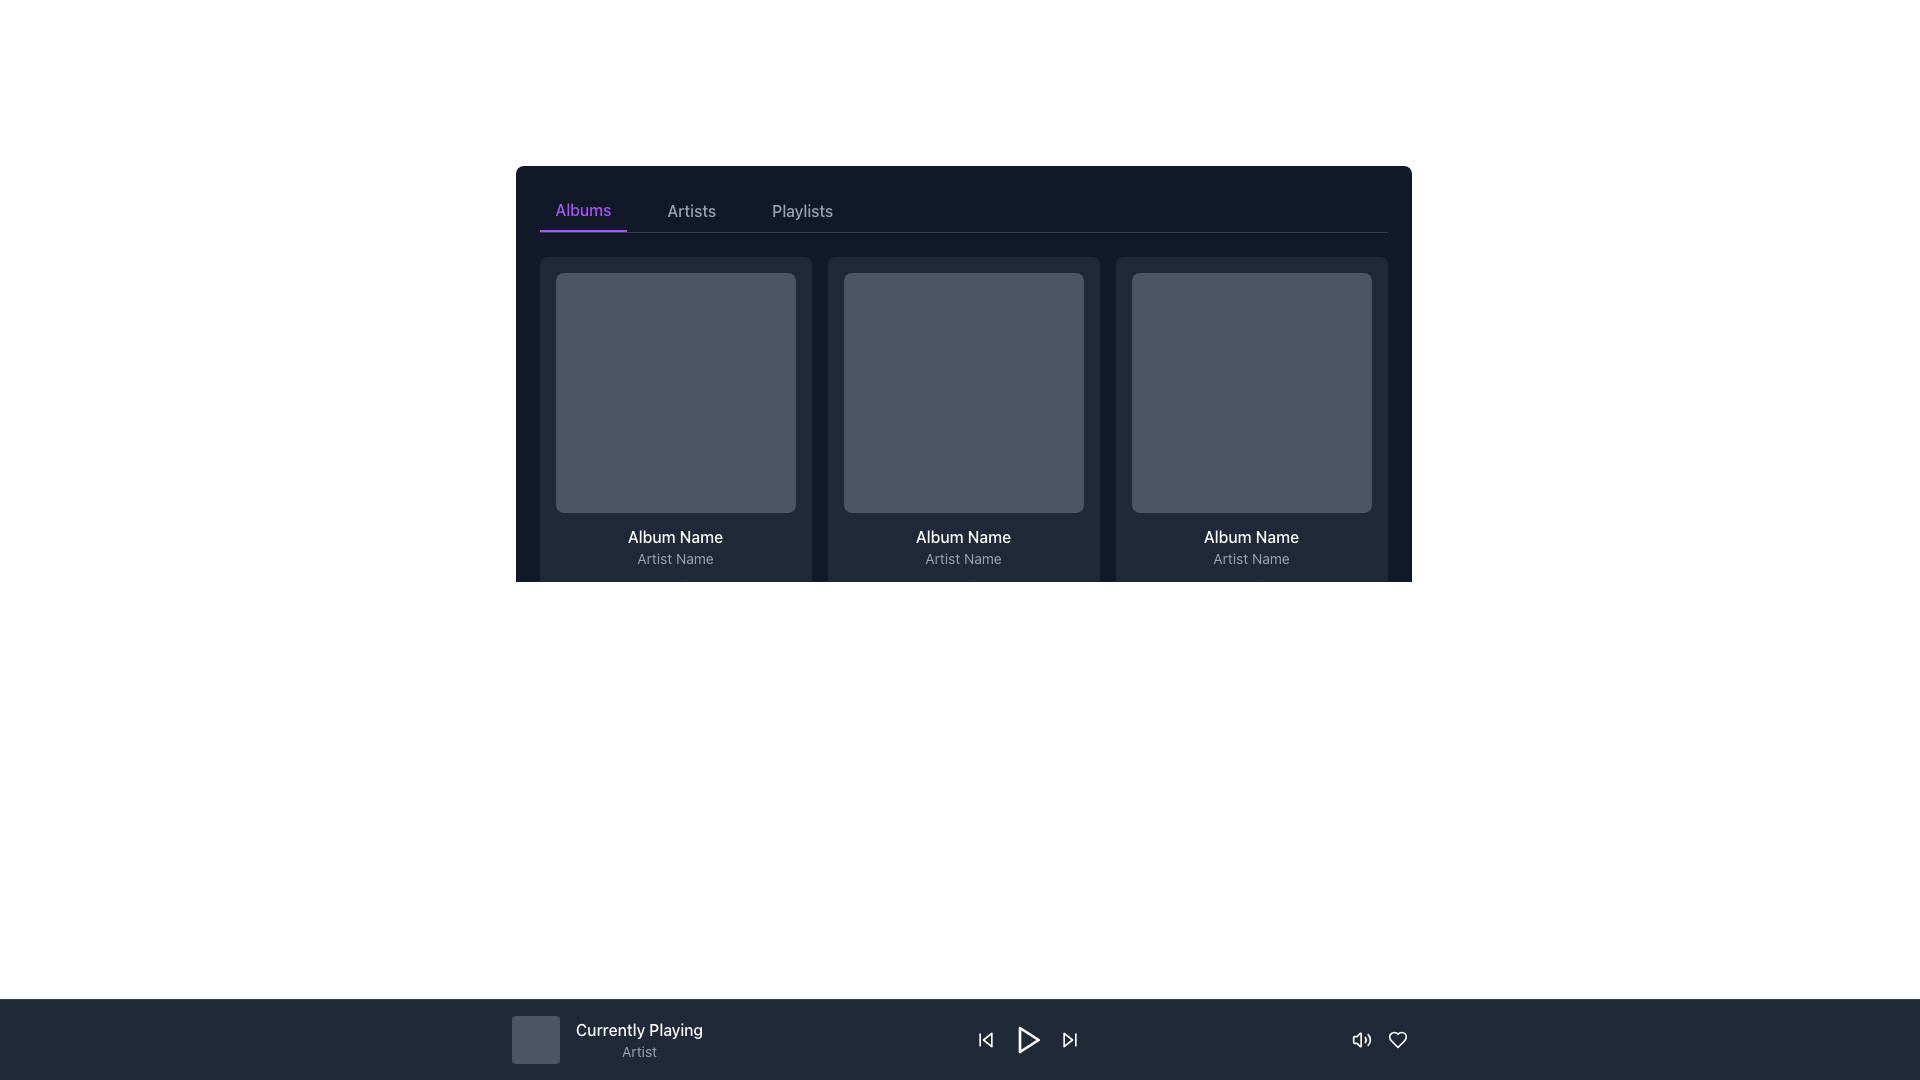 Image resolution: width=1920 pixels, height=1080 pixels. I want to click on the Text Label that displays the name or title of the album, located below the square thumbnail image in the middle card of a horizontally-aligned group of three cards, so click(963, 535).